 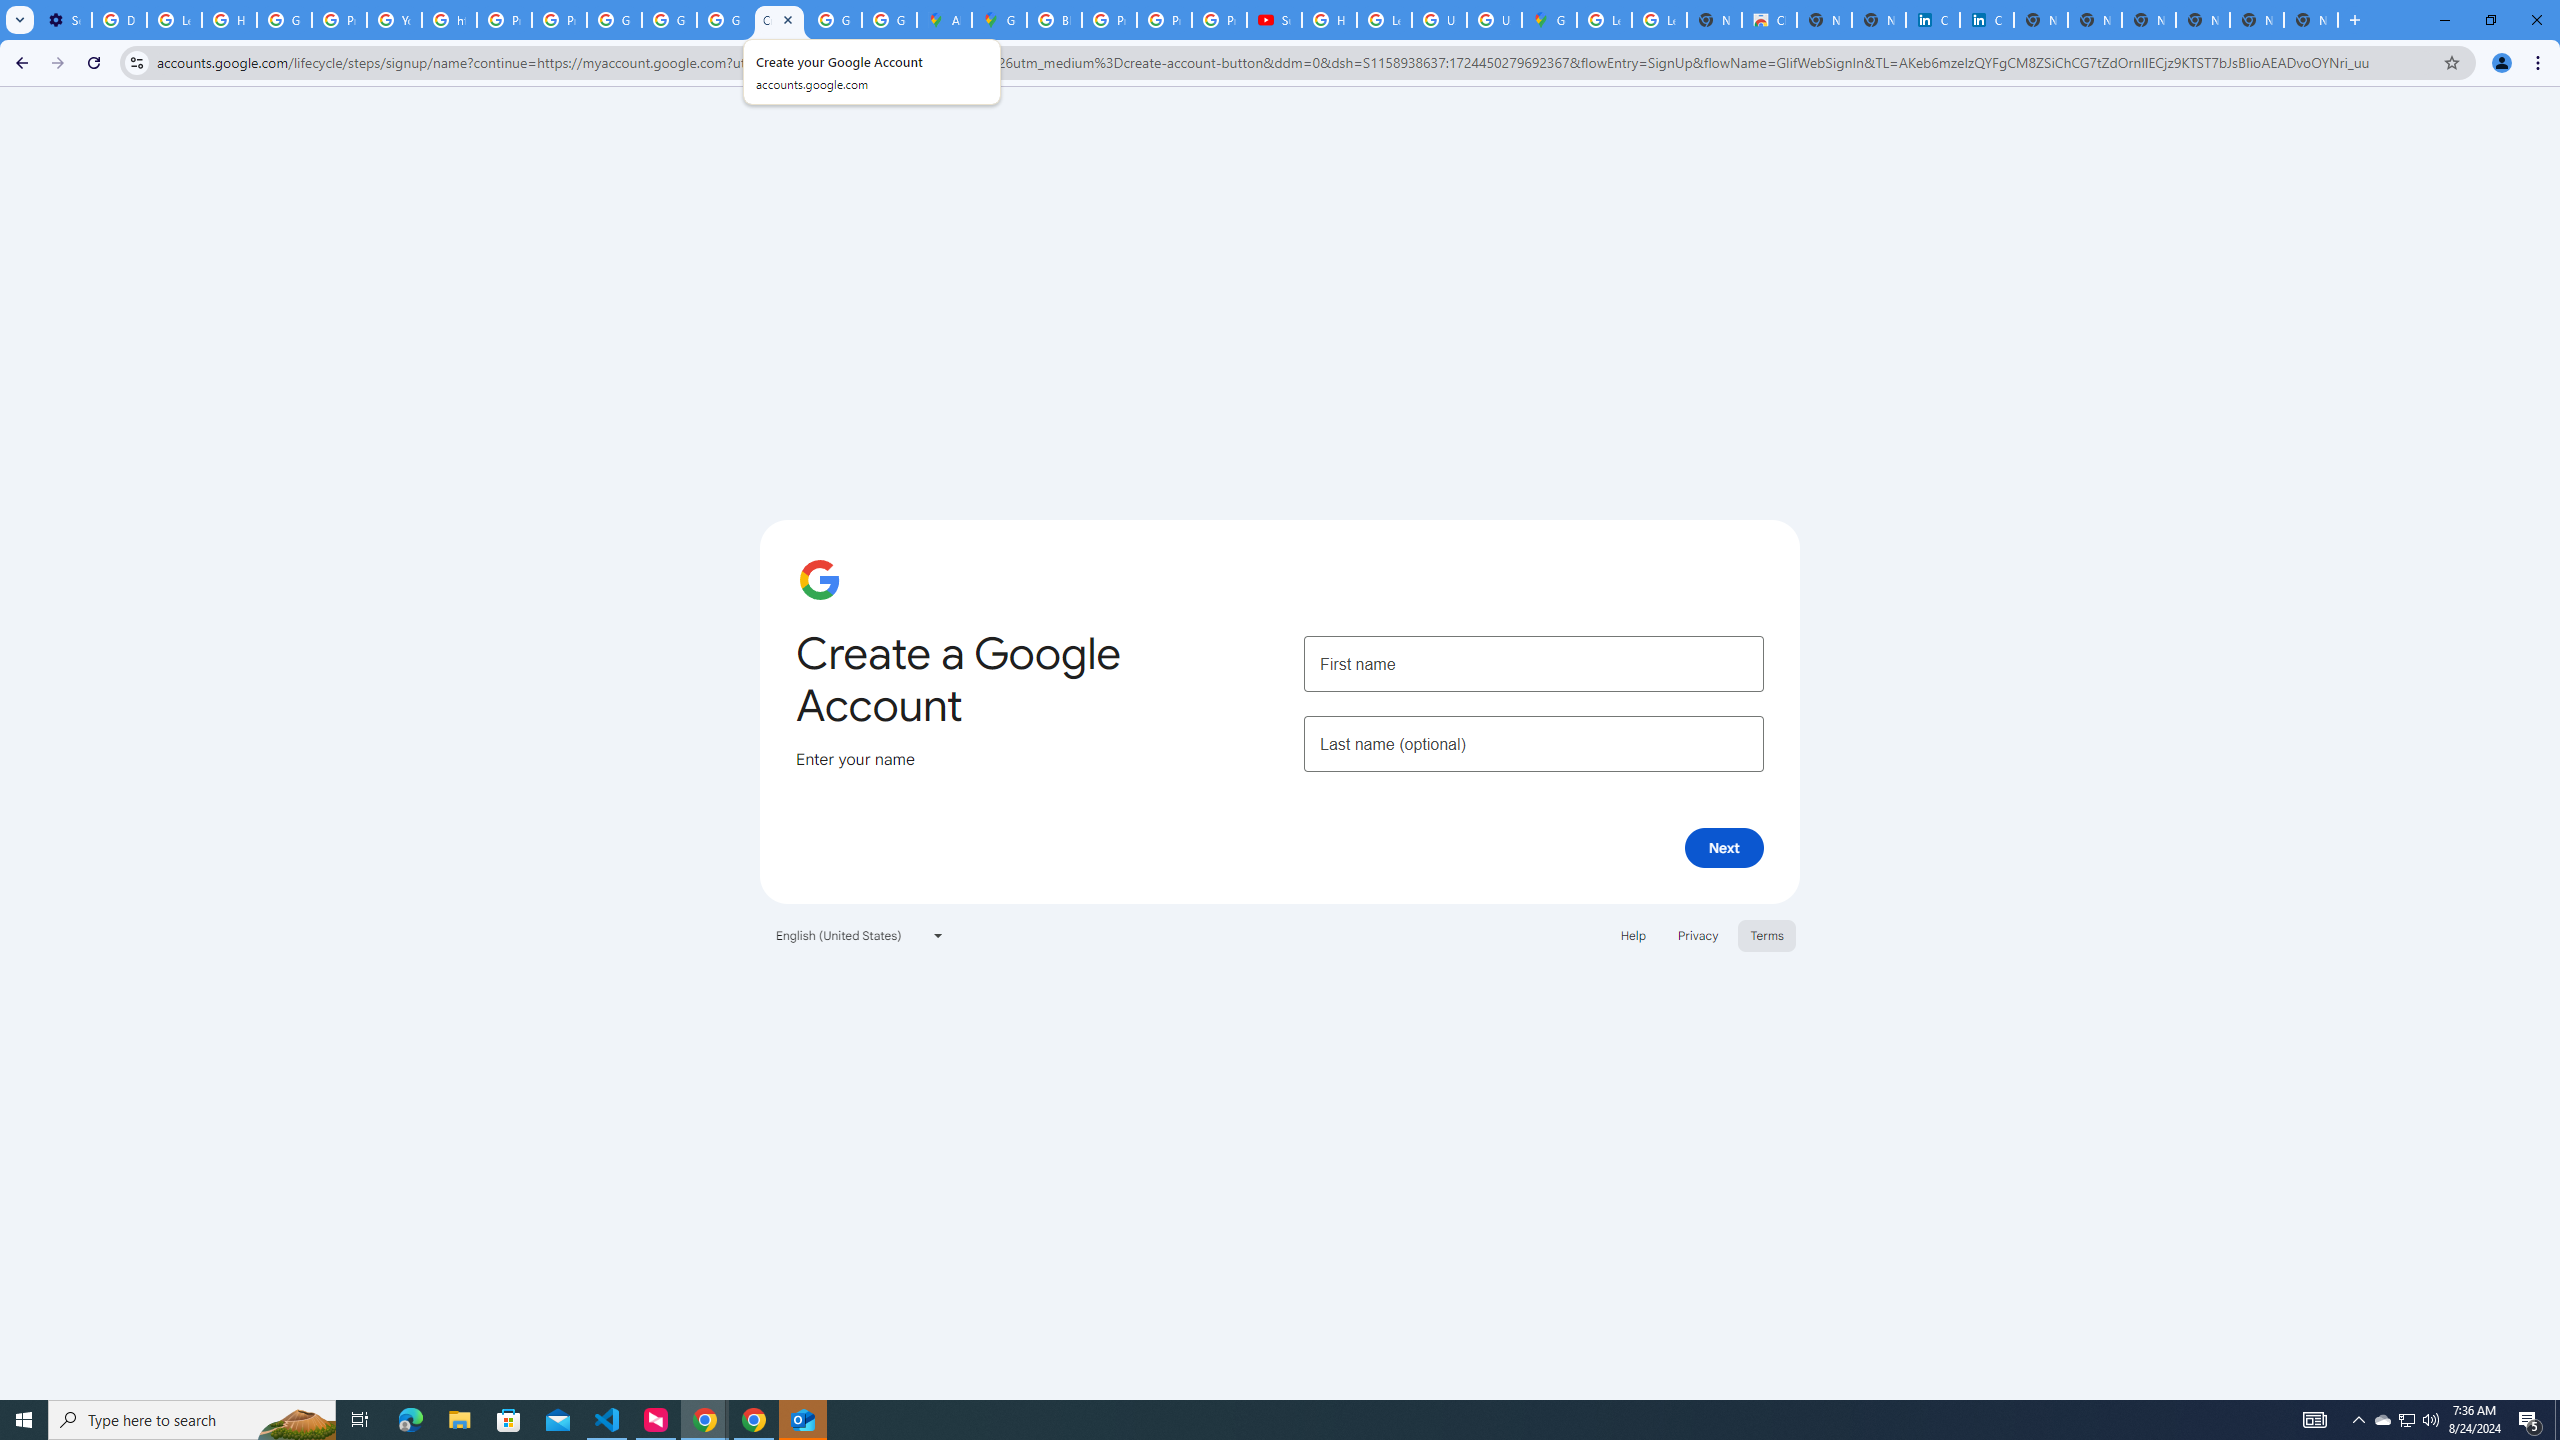 I want to click on 'Create your Google Account', so click(x=778, y=19).